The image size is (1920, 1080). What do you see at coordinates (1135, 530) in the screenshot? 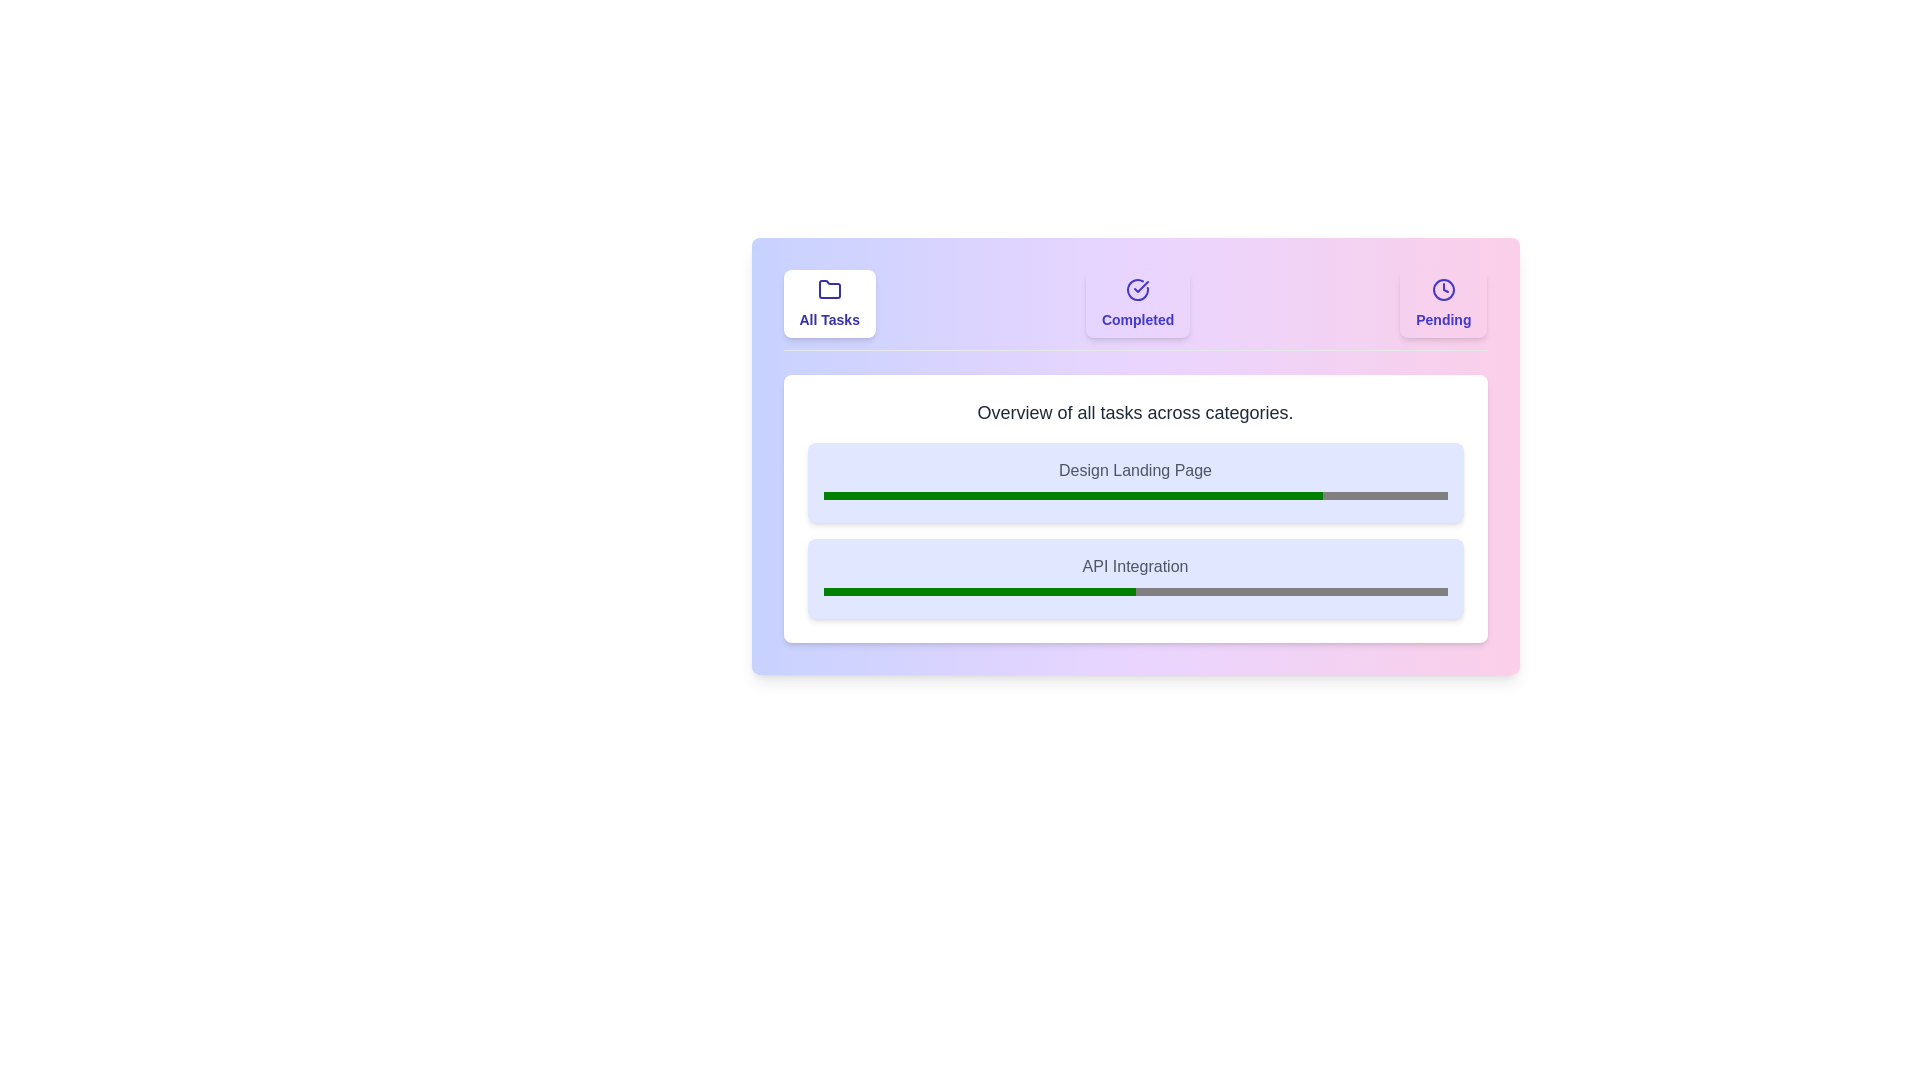
I see `the task progress display component which includes the titles 'Design Landing Page' and 'API Integration' along with their respective progress bars` at bounding box center [1135, 530].